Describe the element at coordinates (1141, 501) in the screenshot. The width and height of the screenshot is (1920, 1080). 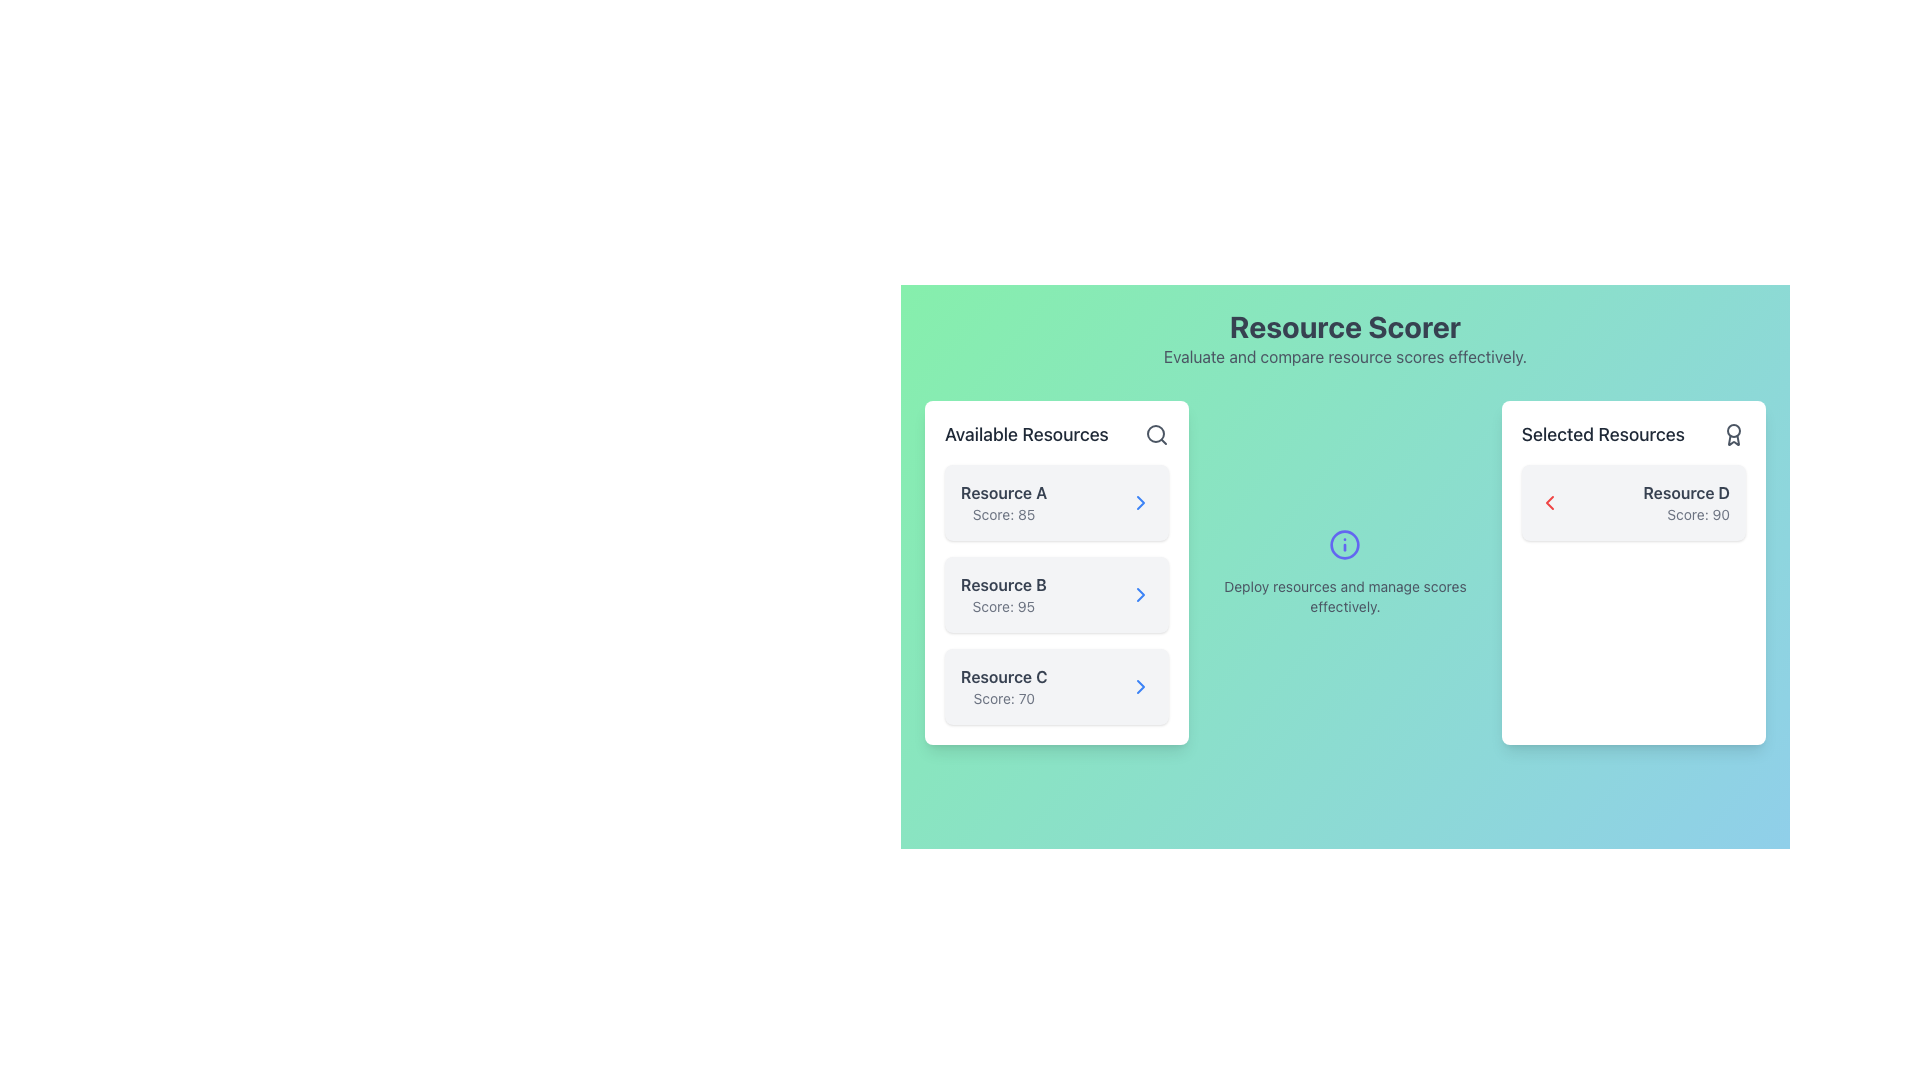
I see `the small triangular-shaped rightward direction icon located at the right end of the list item labeled 'Resource A - Score: 85' within the 'Available Resources' card` at that location.